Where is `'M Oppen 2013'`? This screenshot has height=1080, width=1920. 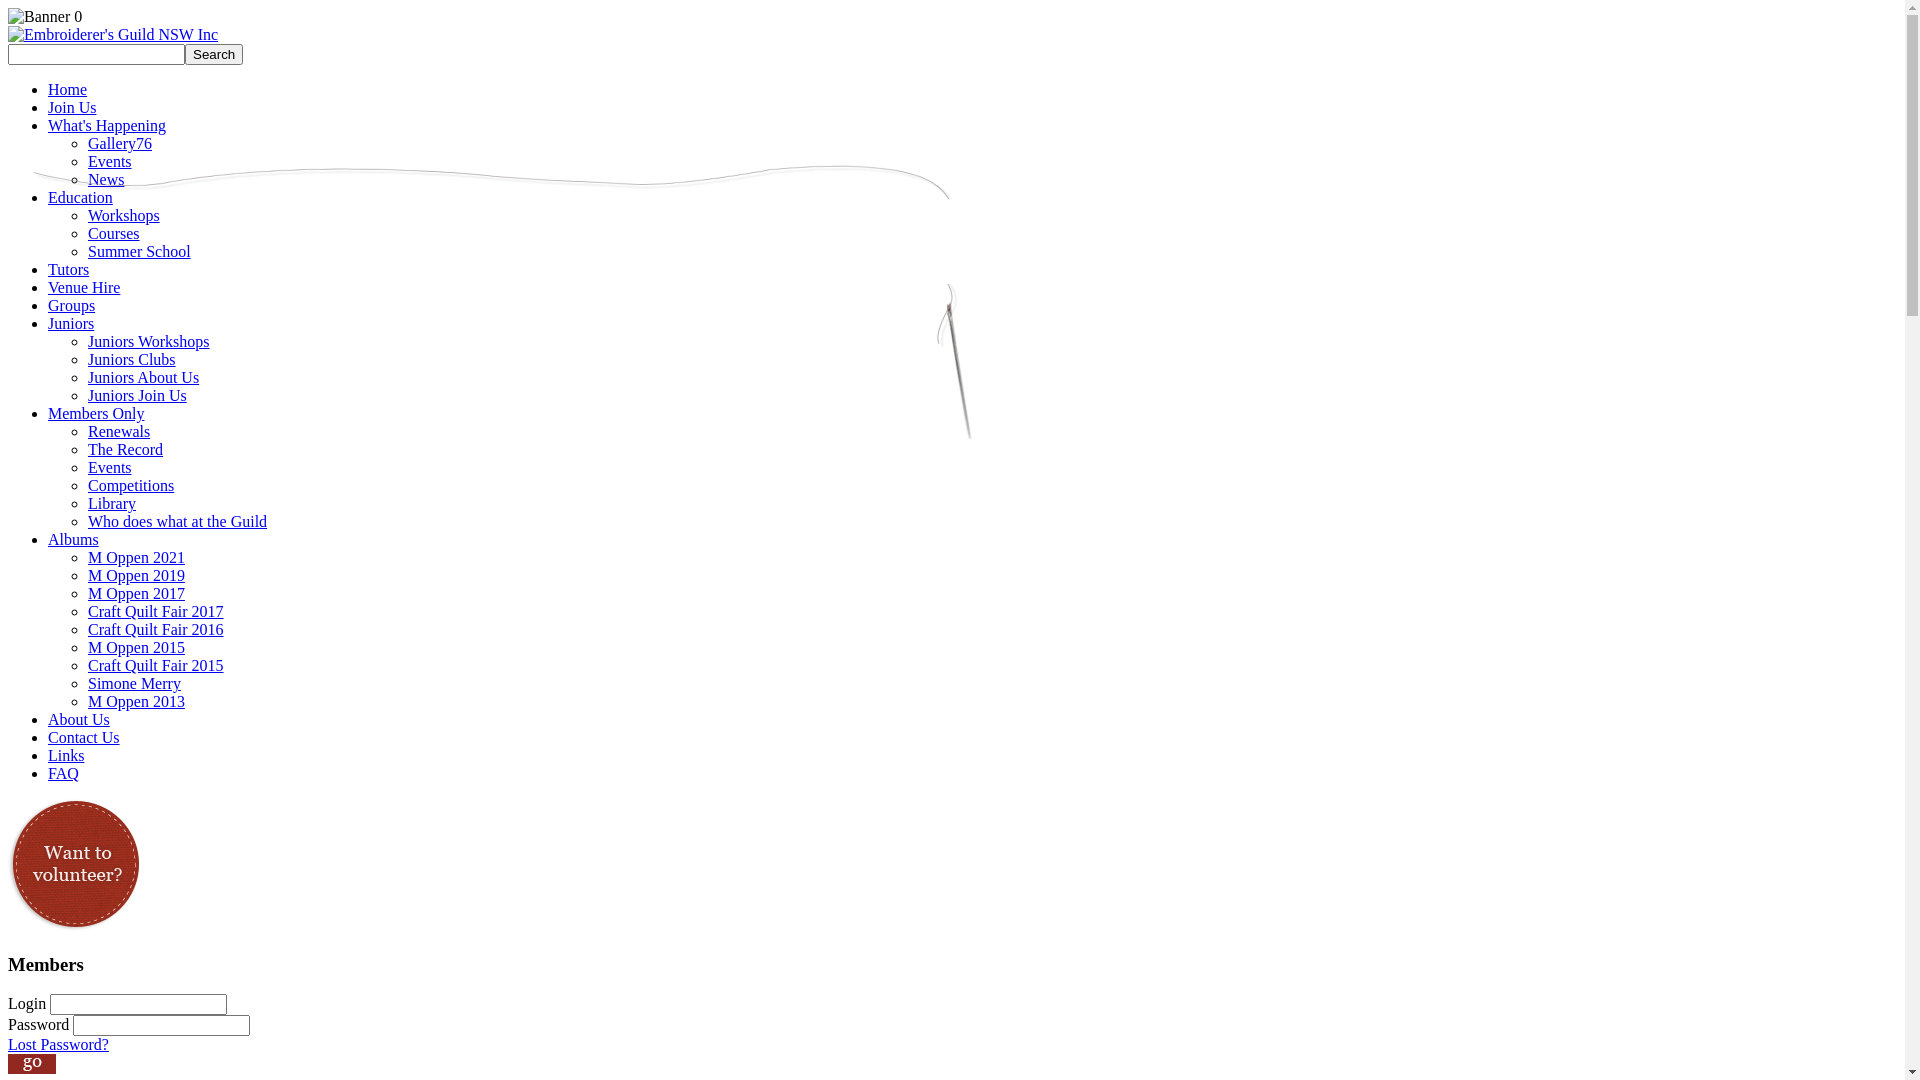
'M Oppen 2013' is located at coordinates (135, 700).